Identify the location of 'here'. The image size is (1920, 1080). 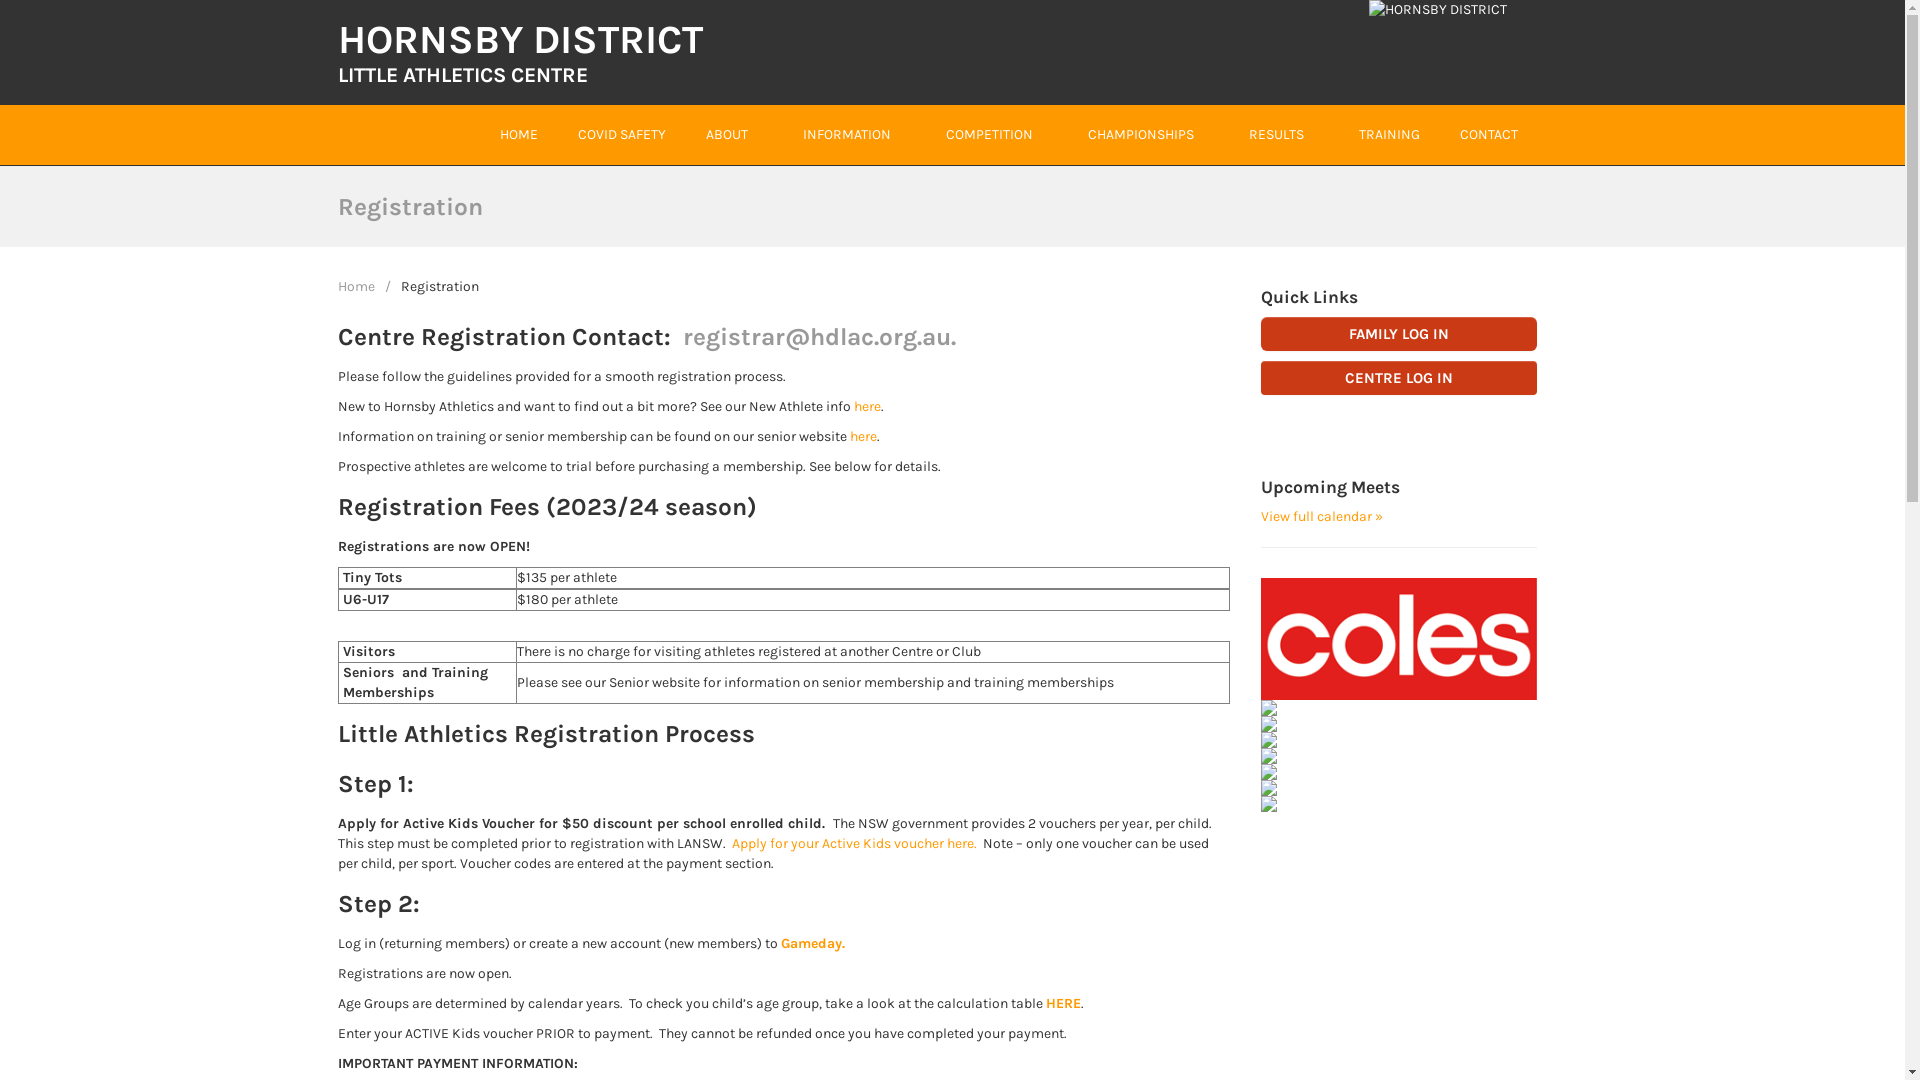
(863, 435).